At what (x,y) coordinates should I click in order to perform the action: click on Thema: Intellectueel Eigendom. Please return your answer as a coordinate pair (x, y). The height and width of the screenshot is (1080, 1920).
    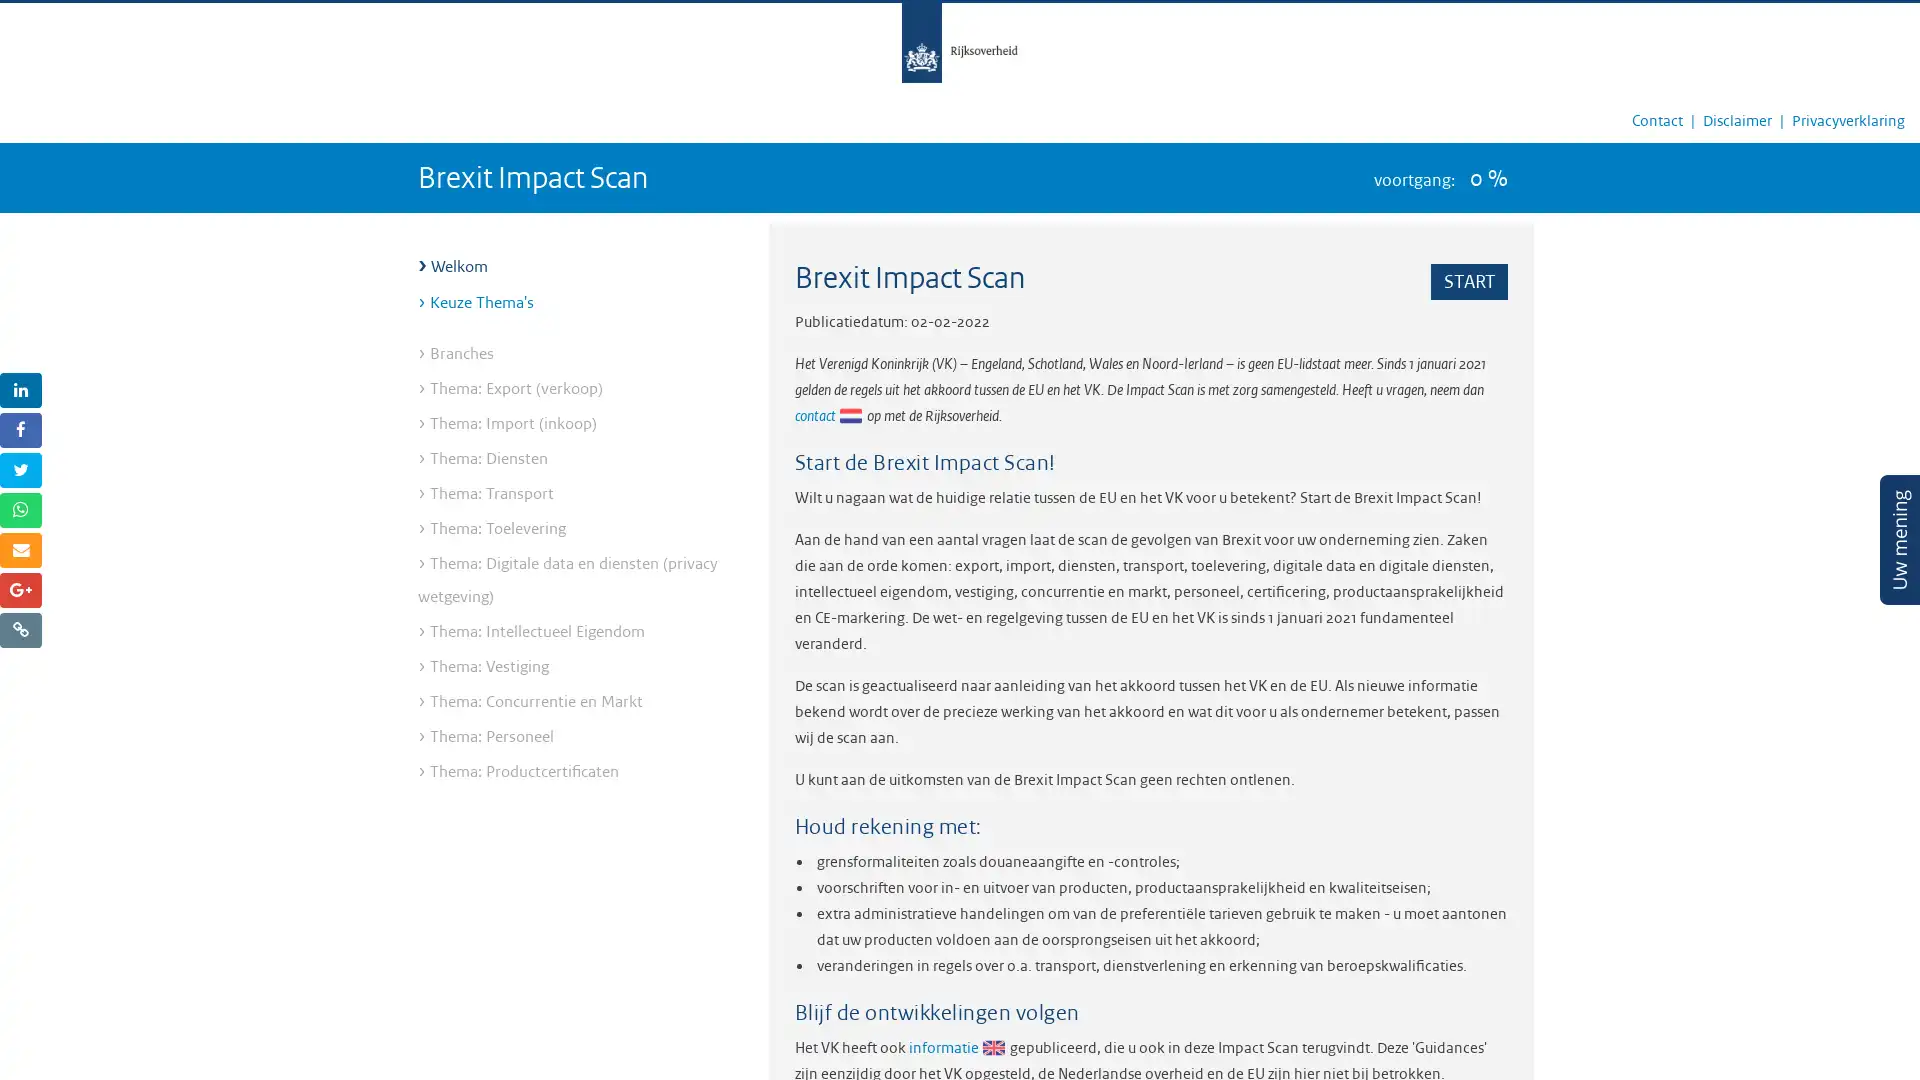
    Looking at the image, I should click on (575, 631).